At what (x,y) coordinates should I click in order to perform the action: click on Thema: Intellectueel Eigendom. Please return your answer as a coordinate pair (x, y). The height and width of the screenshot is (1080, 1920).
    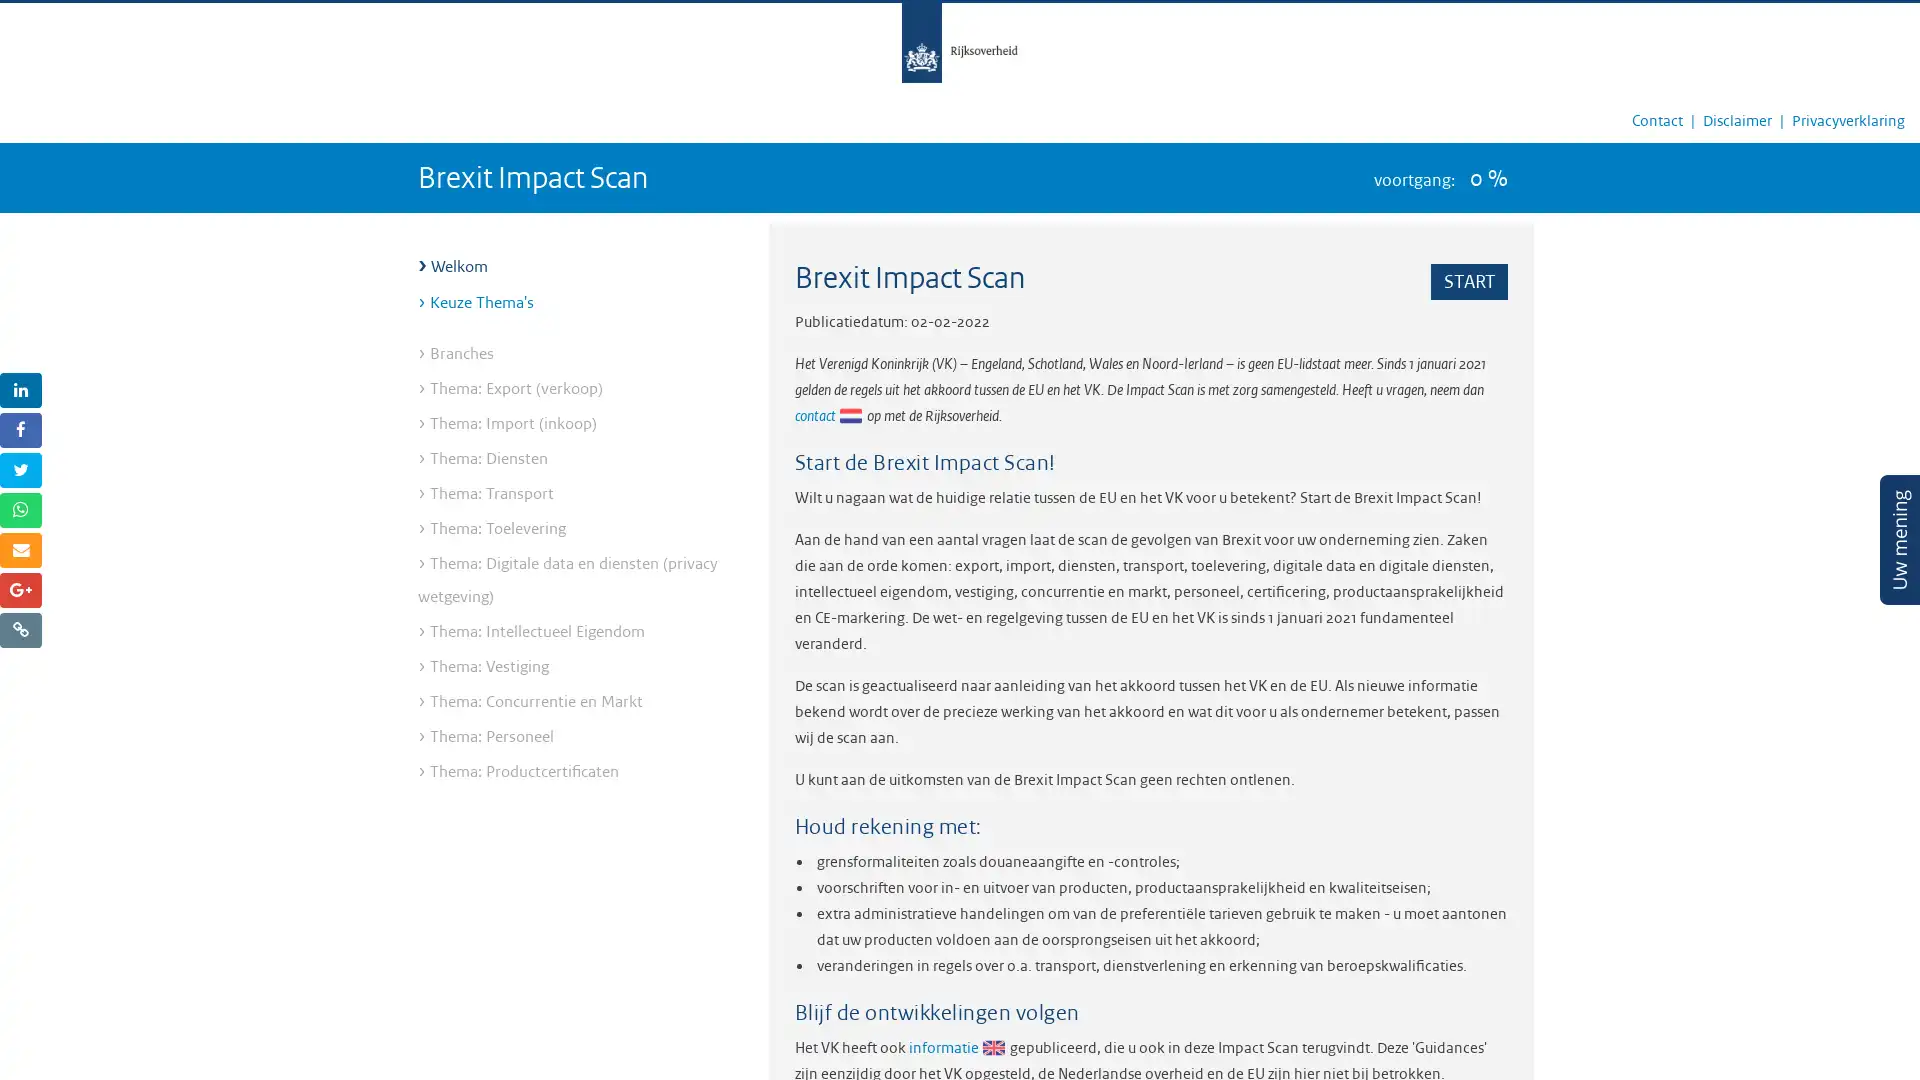
    Looking at the image, I should click on (575, 631).